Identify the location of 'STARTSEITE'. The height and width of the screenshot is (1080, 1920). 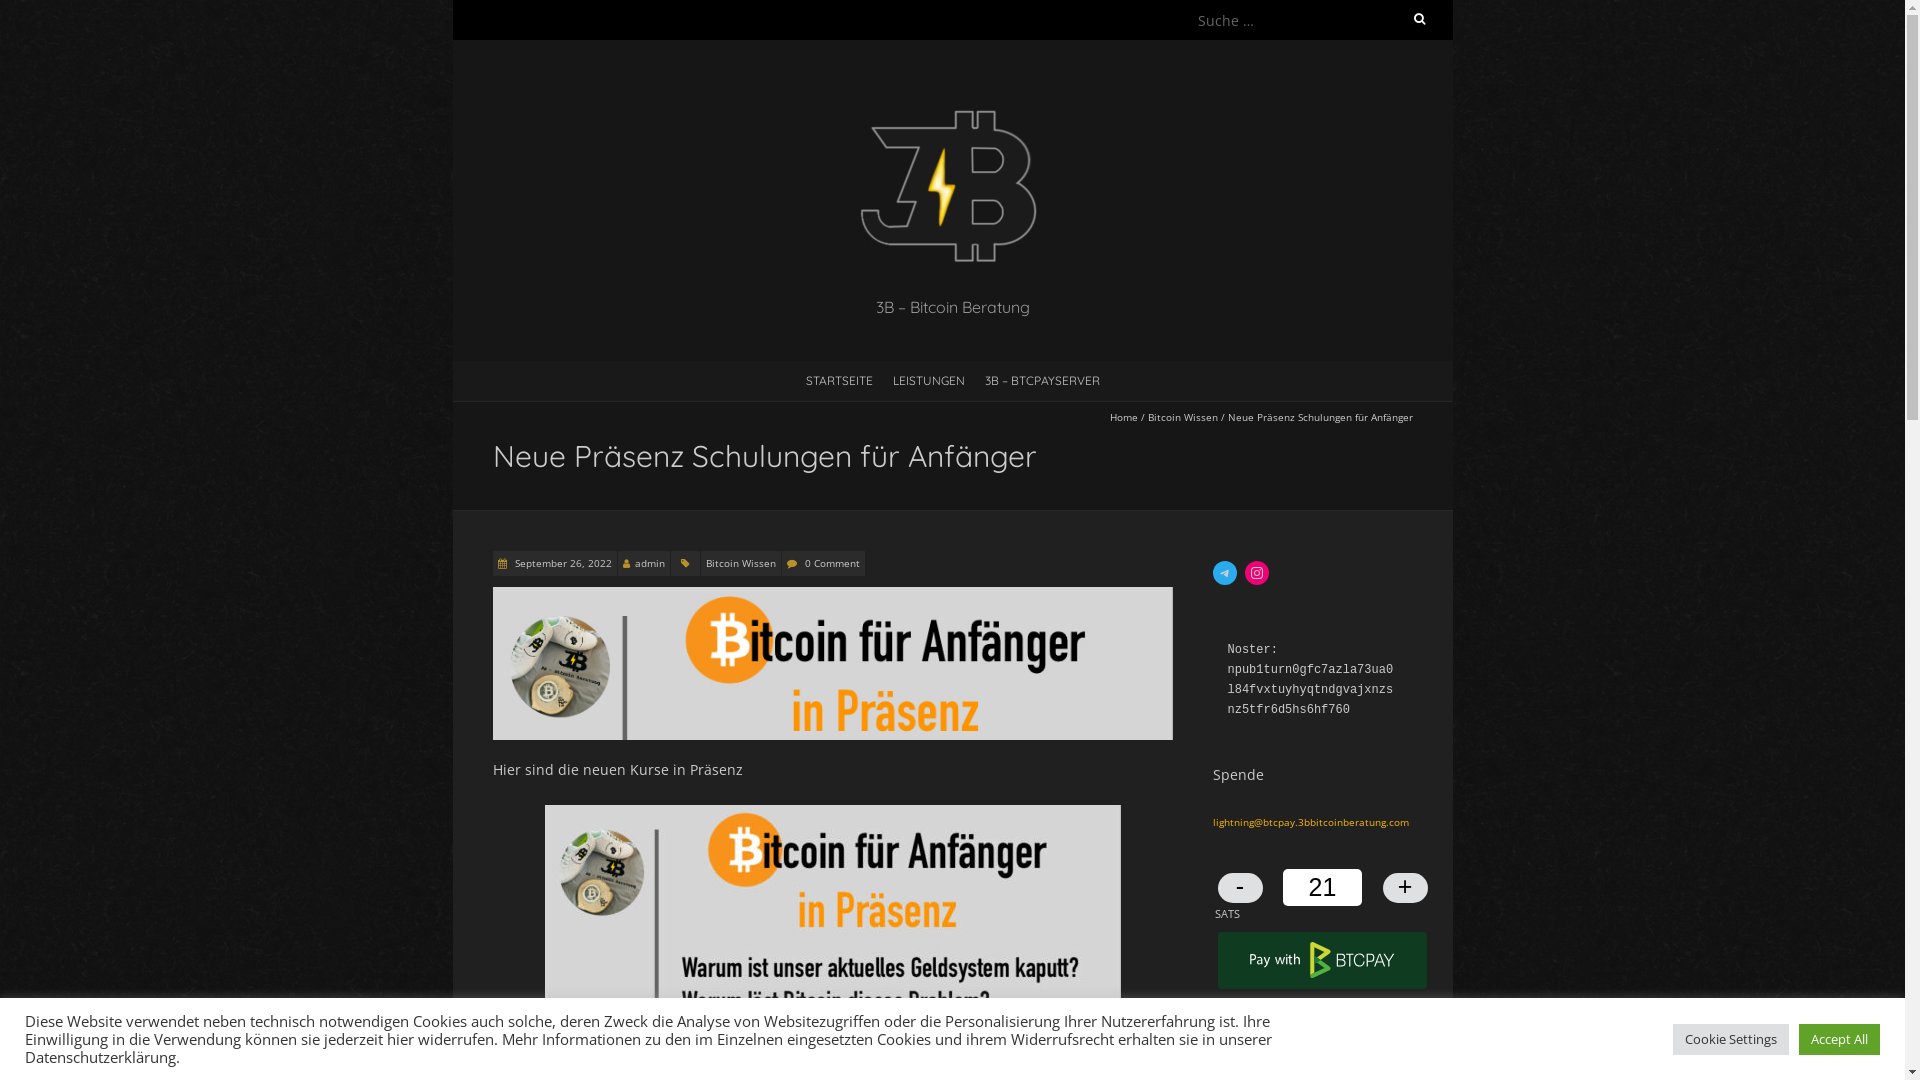
(839, 380).